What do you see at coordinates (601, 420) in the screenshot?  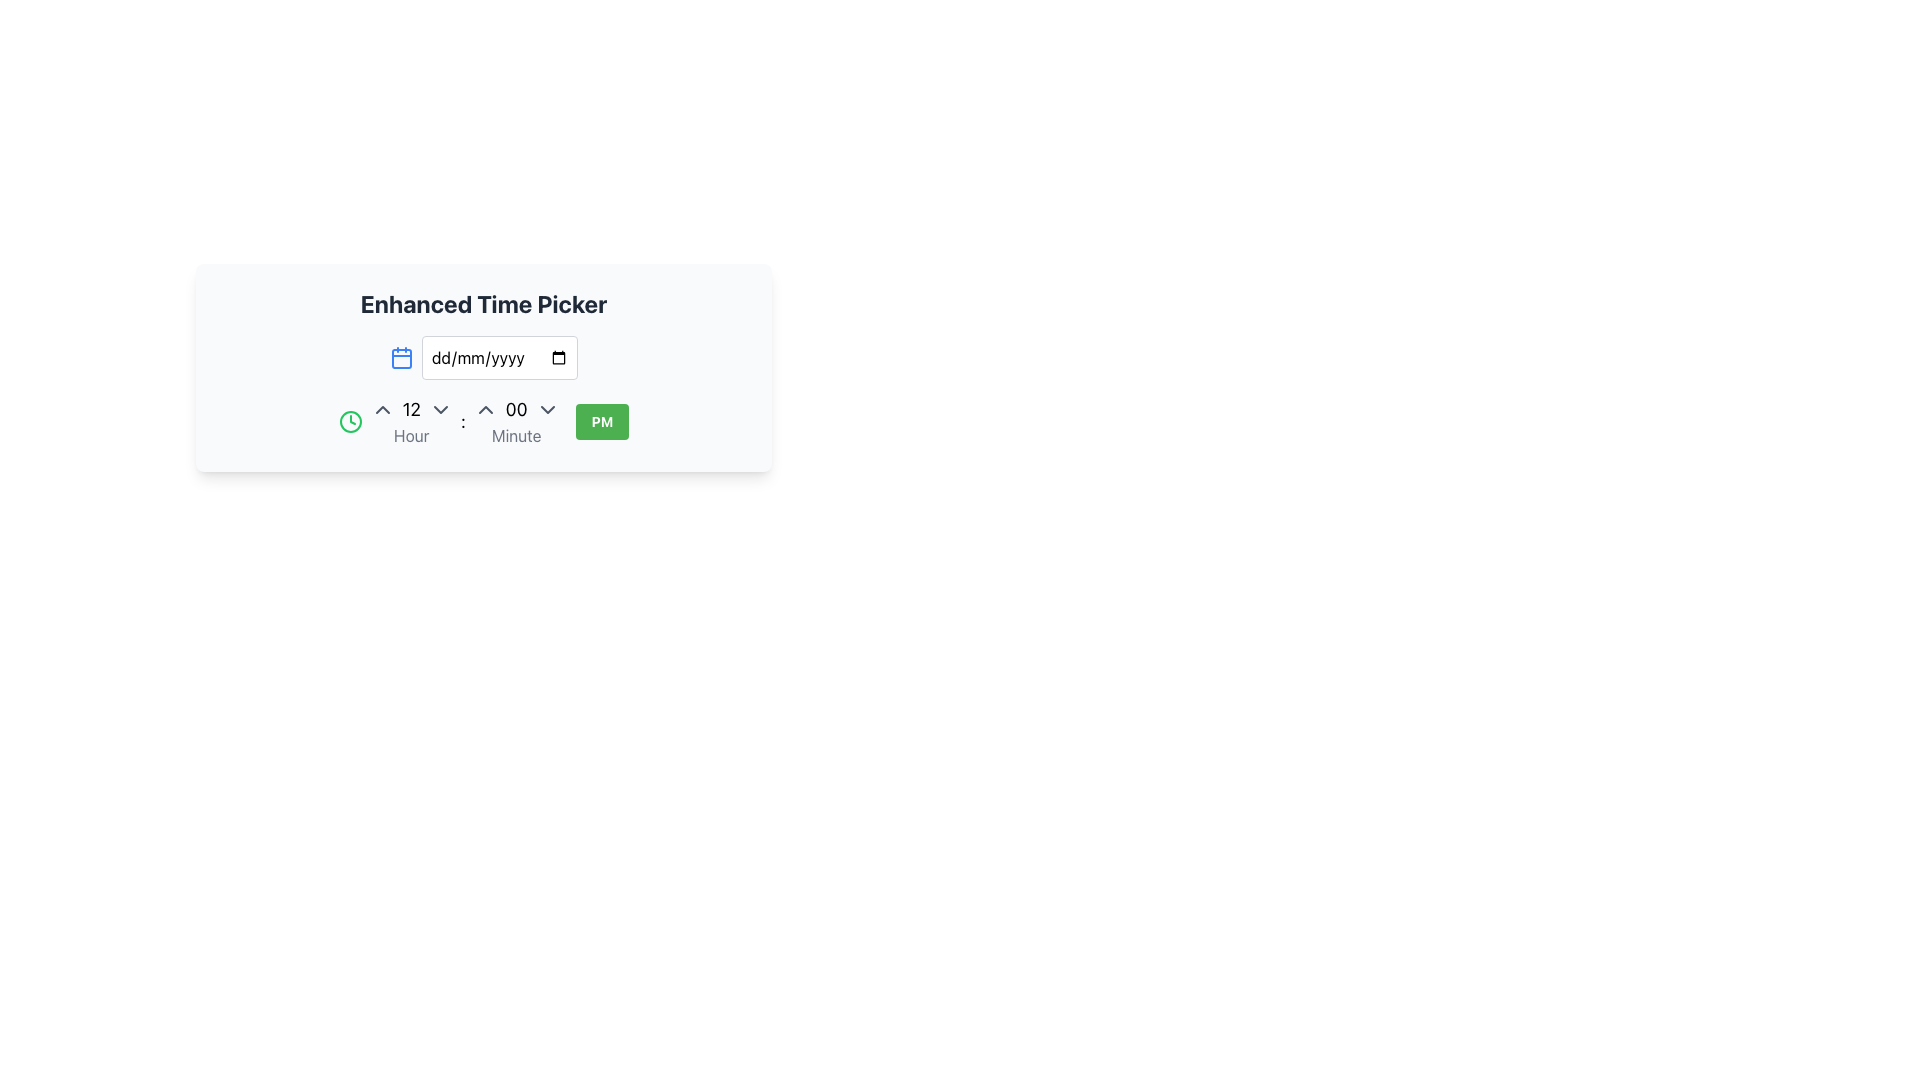 I see `the 'PM' button` at bounding box center [601, 420].